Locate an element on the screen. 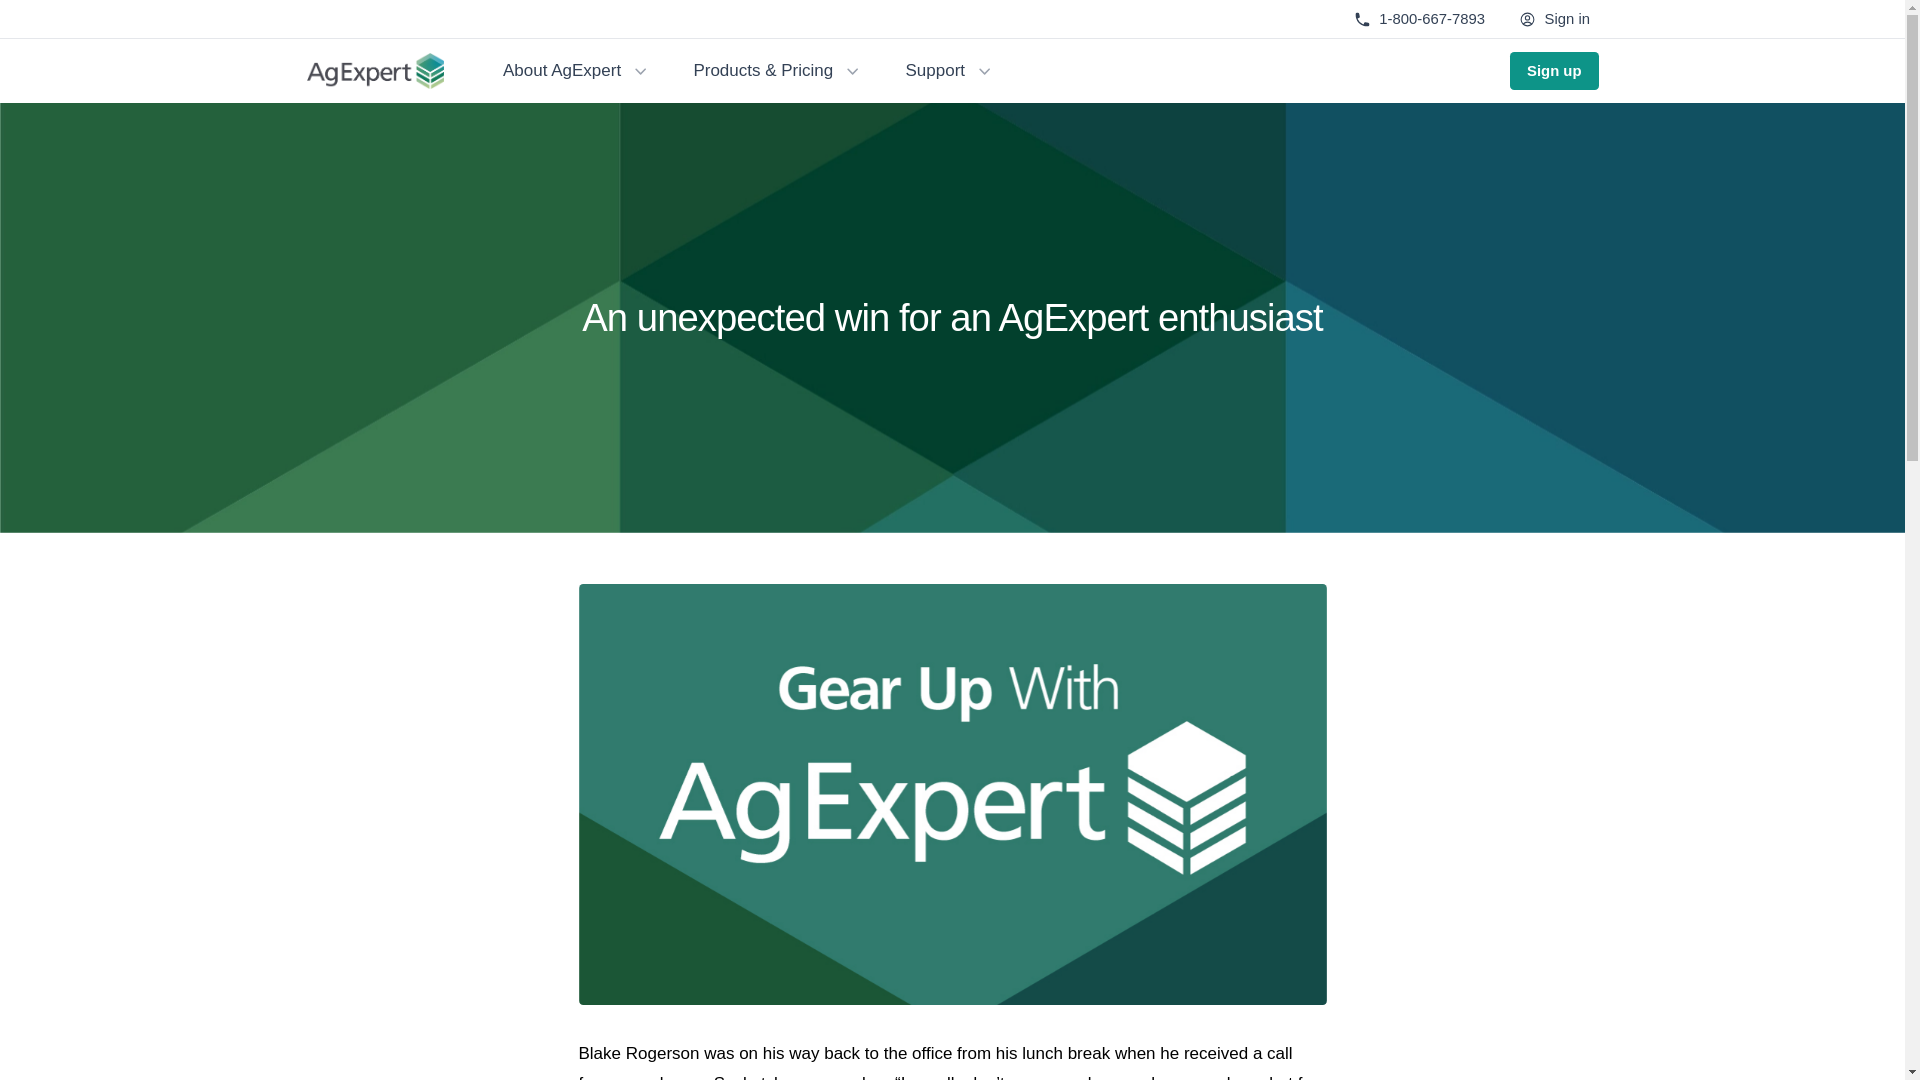 This screenshot has height=1080, width=1920. 'Sign up' is located at coordinates (1510, 69).